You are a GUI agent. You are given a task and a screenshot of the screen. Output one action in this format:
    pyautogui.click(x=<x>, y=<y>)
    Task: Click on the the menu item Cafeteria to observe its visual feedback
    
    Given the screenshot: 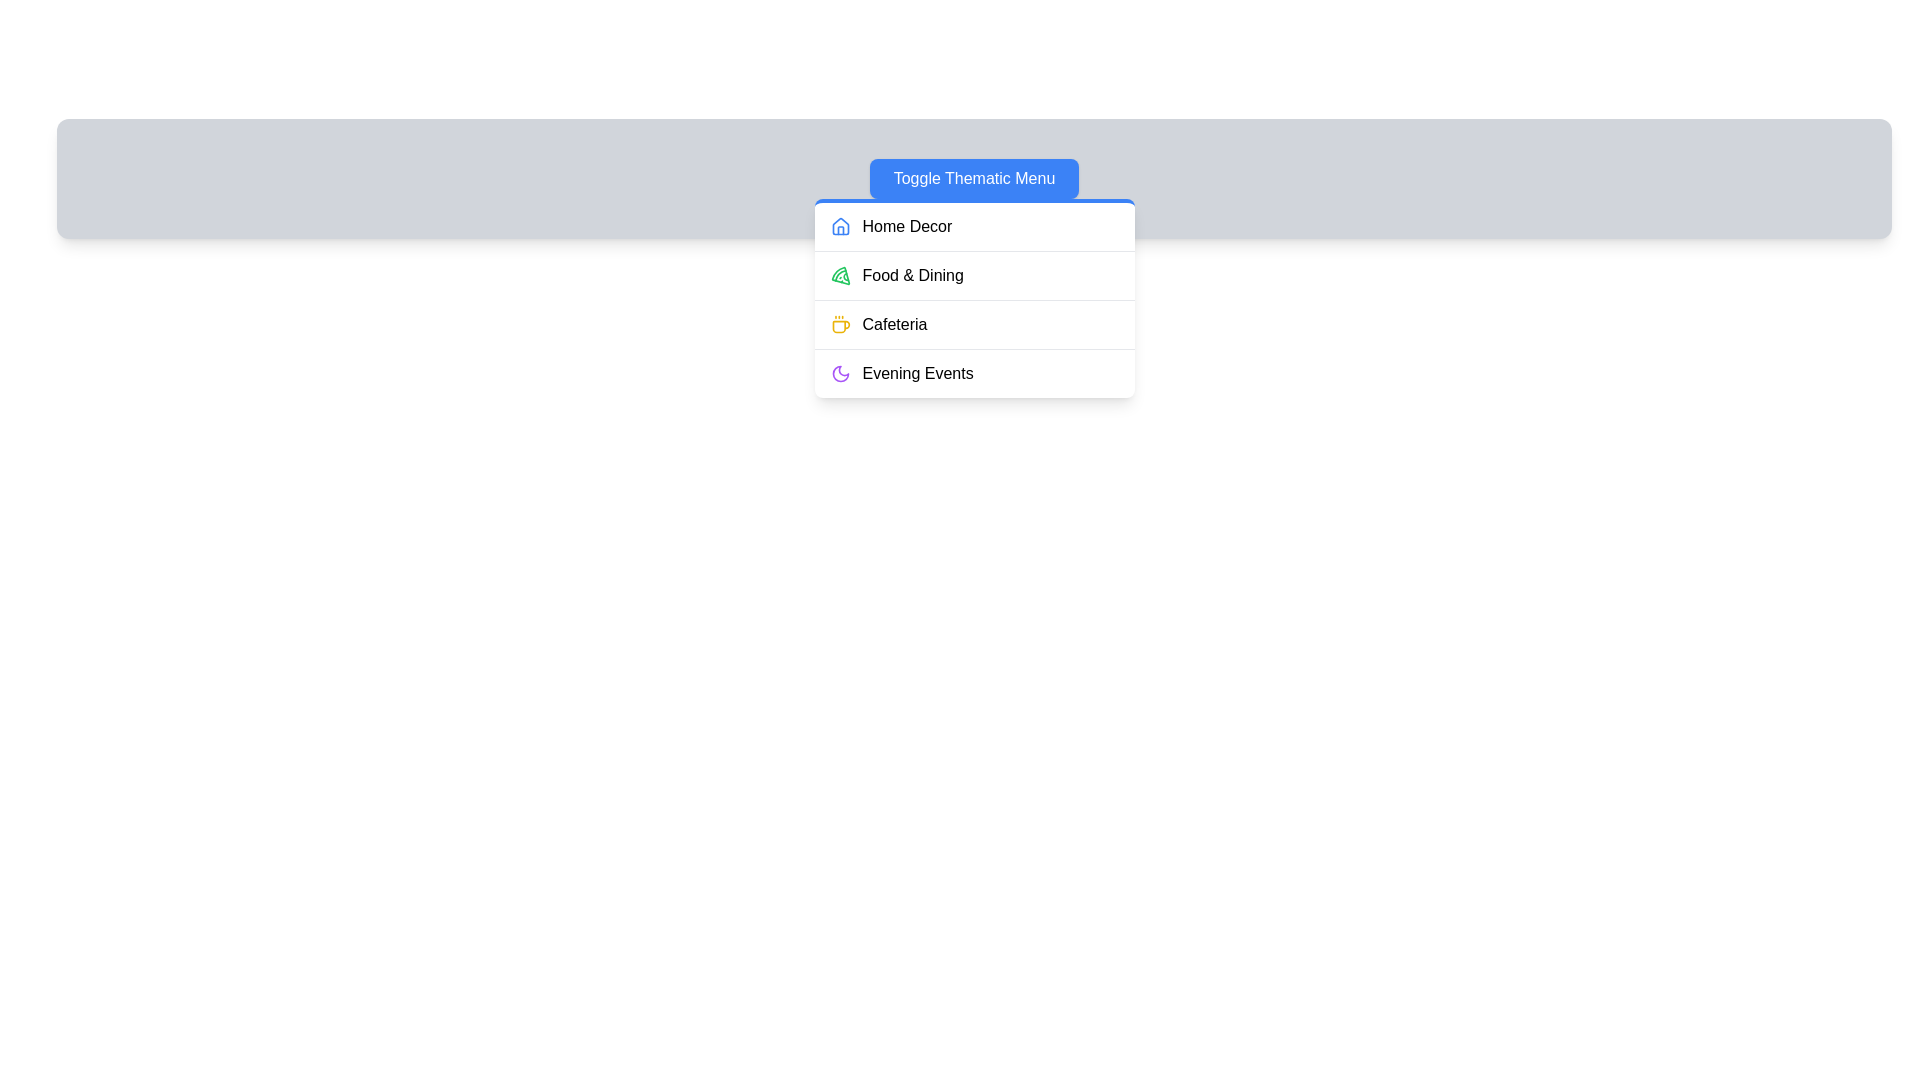 What is the action you would take?
    pyautogui.click(x=974, y=323)
    